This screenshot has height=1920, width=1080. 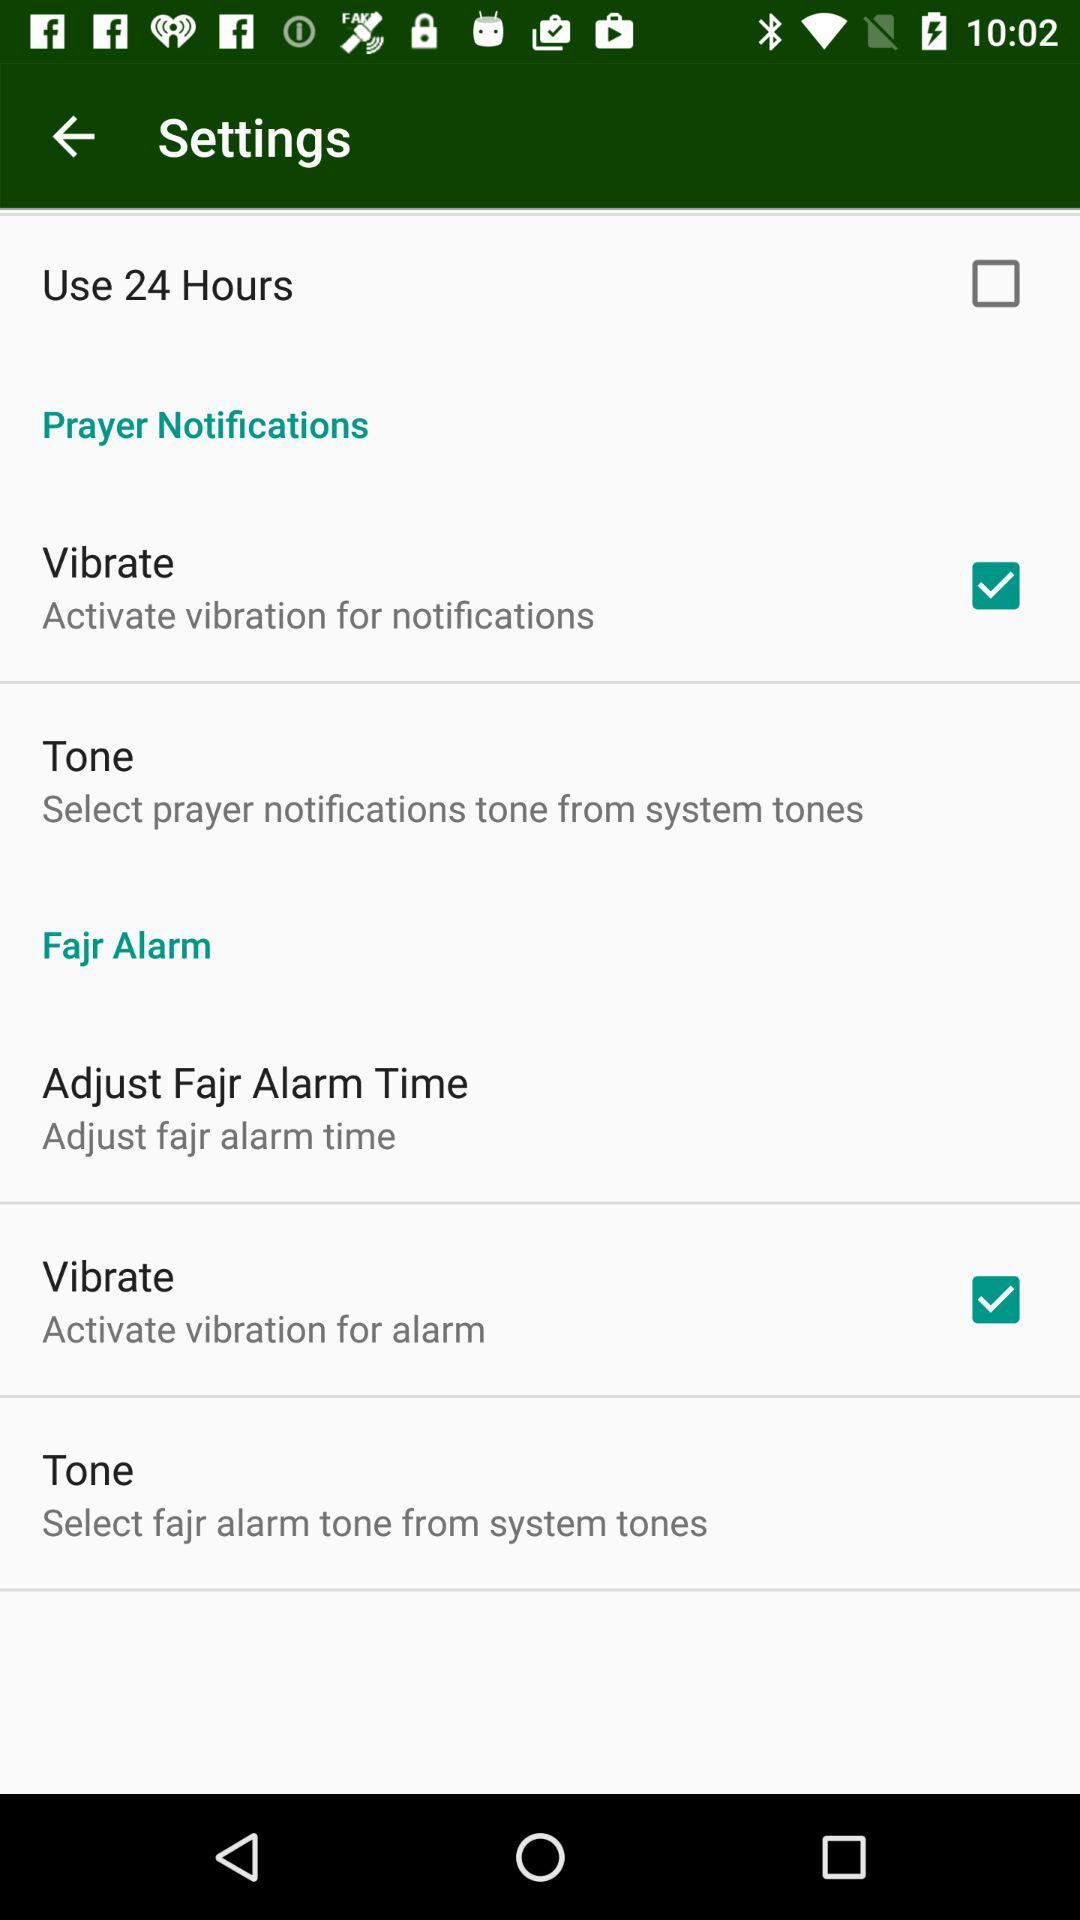 What do you see at coordinates (72, 135) in the screenshot?
I see `settings menu` at bounding box center [72, 135].